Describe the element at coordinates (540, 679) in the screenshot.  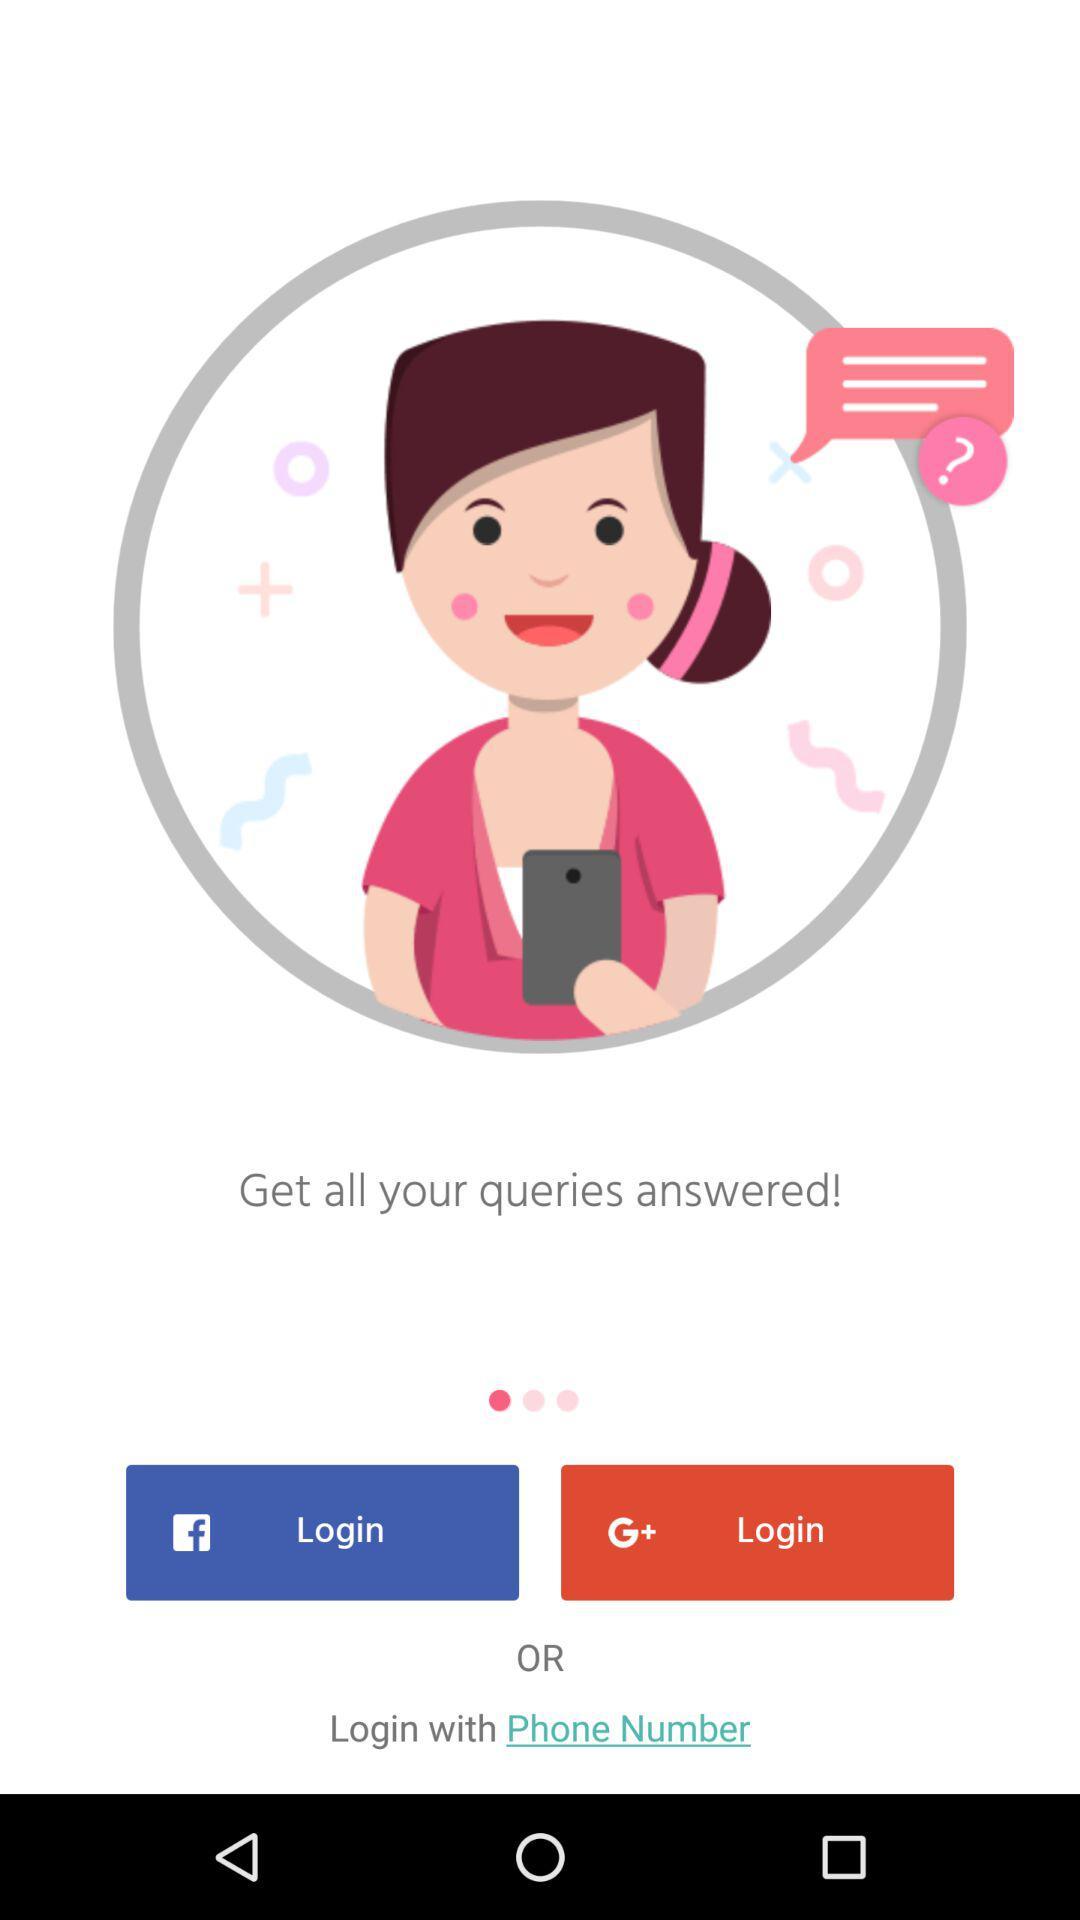
I see `the image` at that location.